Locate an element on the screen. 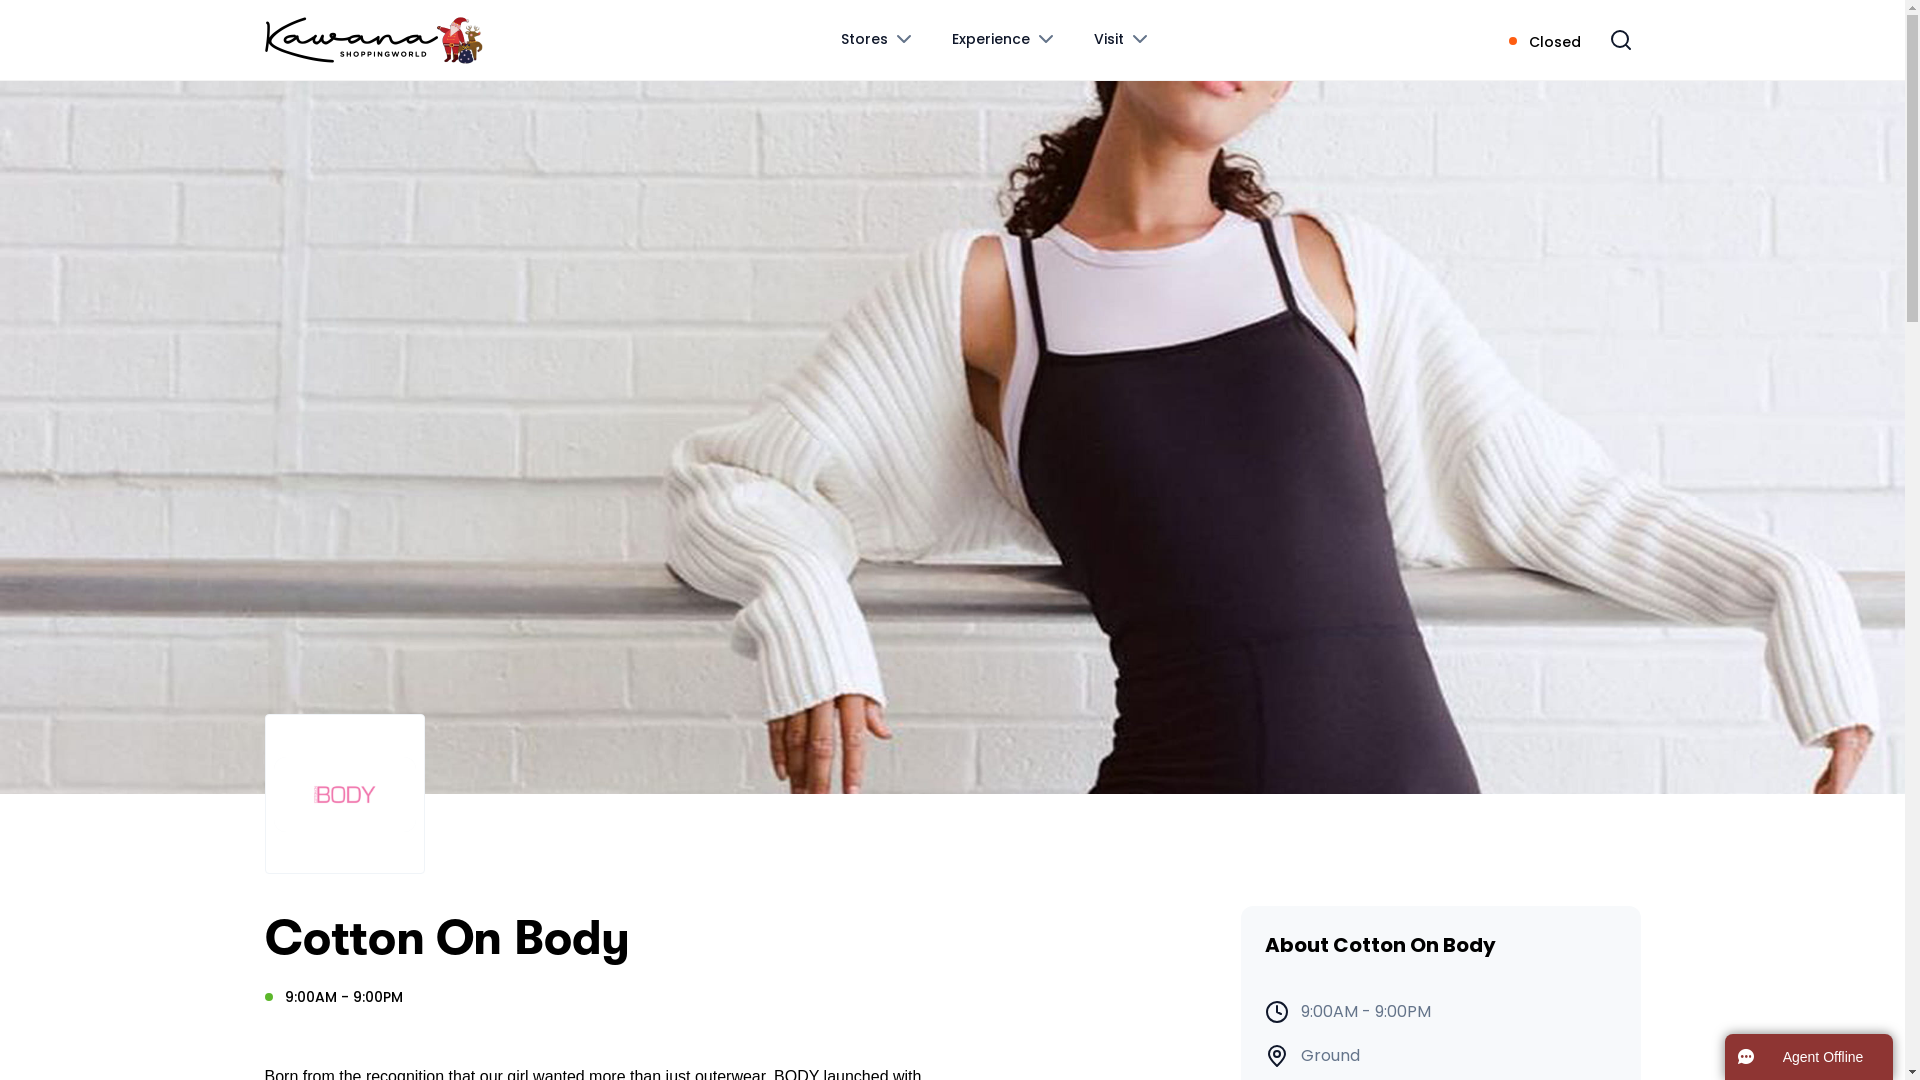 Image resolution: width=1920 pixels, height=1080 pixels. 'Experience' is located at coordinates (1004, 39).